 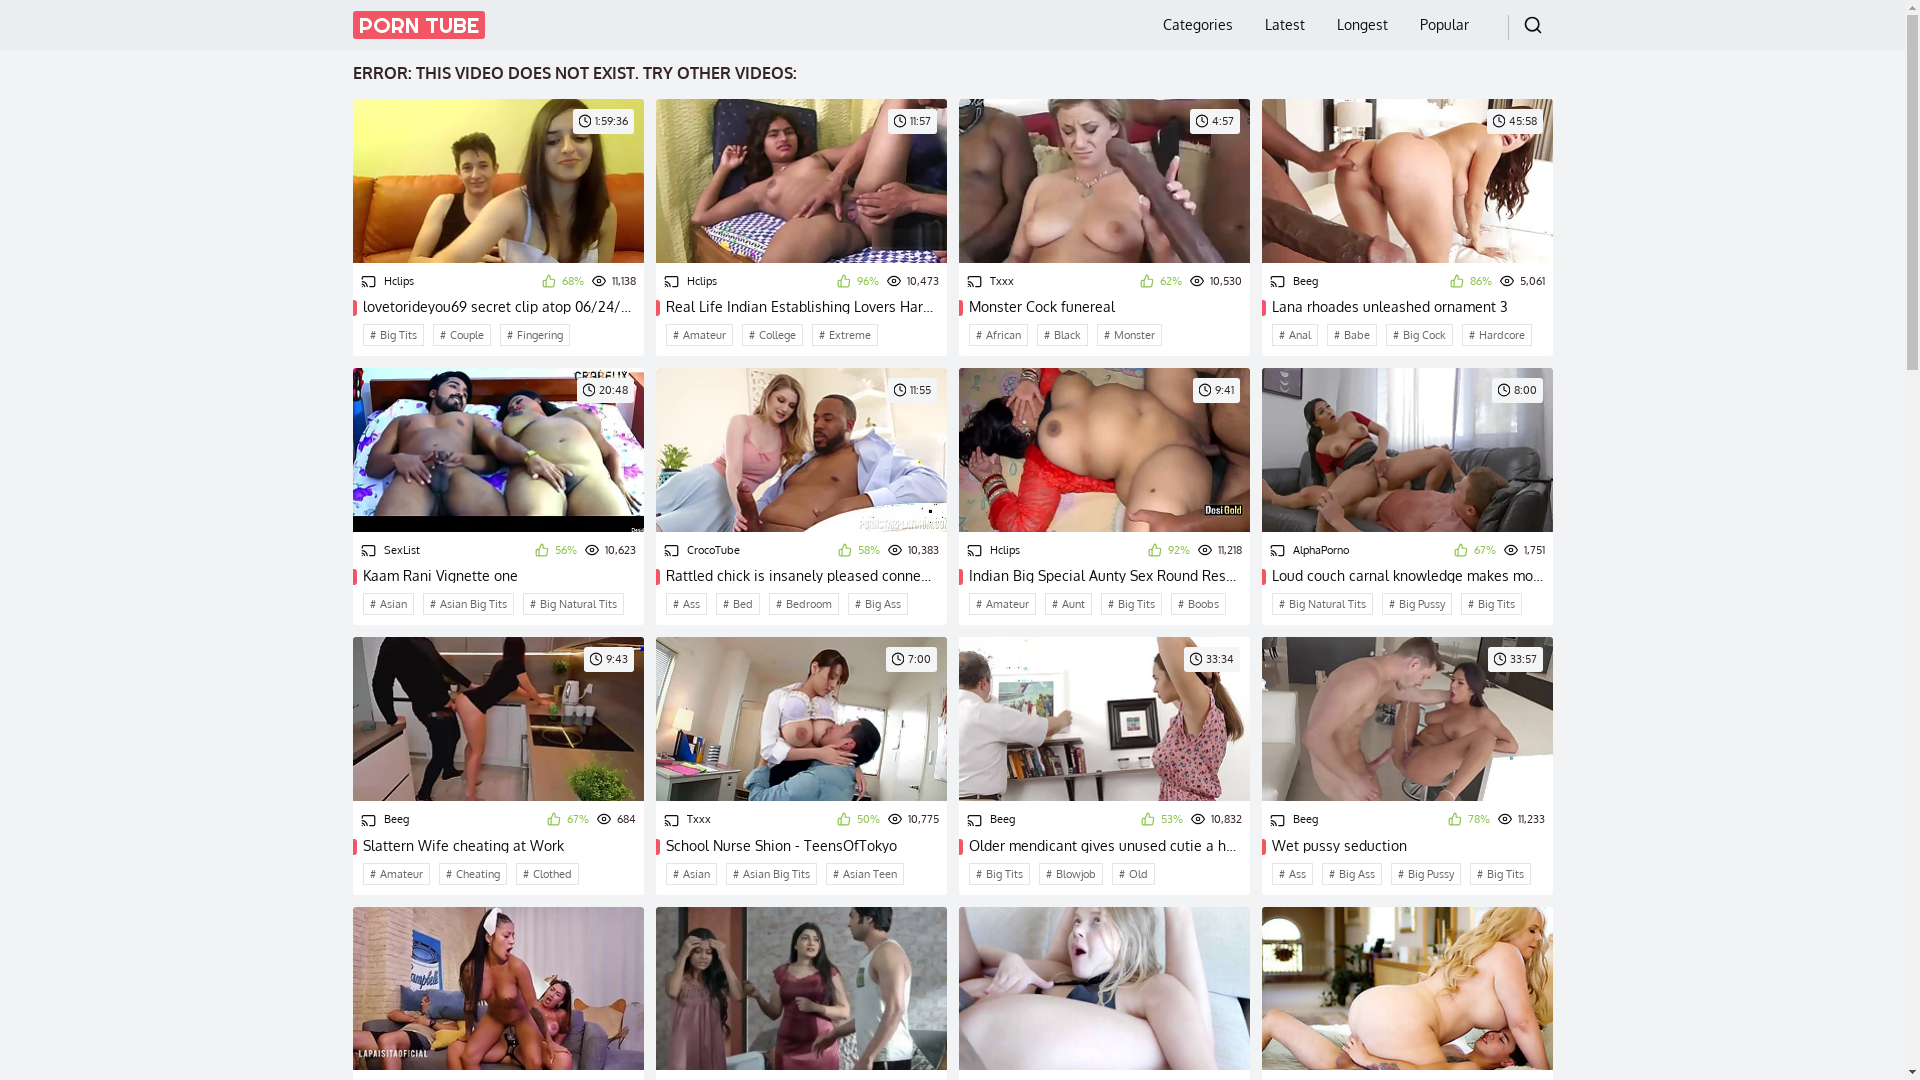 I want to click on 'Hclips', so click(x=386, y=281).